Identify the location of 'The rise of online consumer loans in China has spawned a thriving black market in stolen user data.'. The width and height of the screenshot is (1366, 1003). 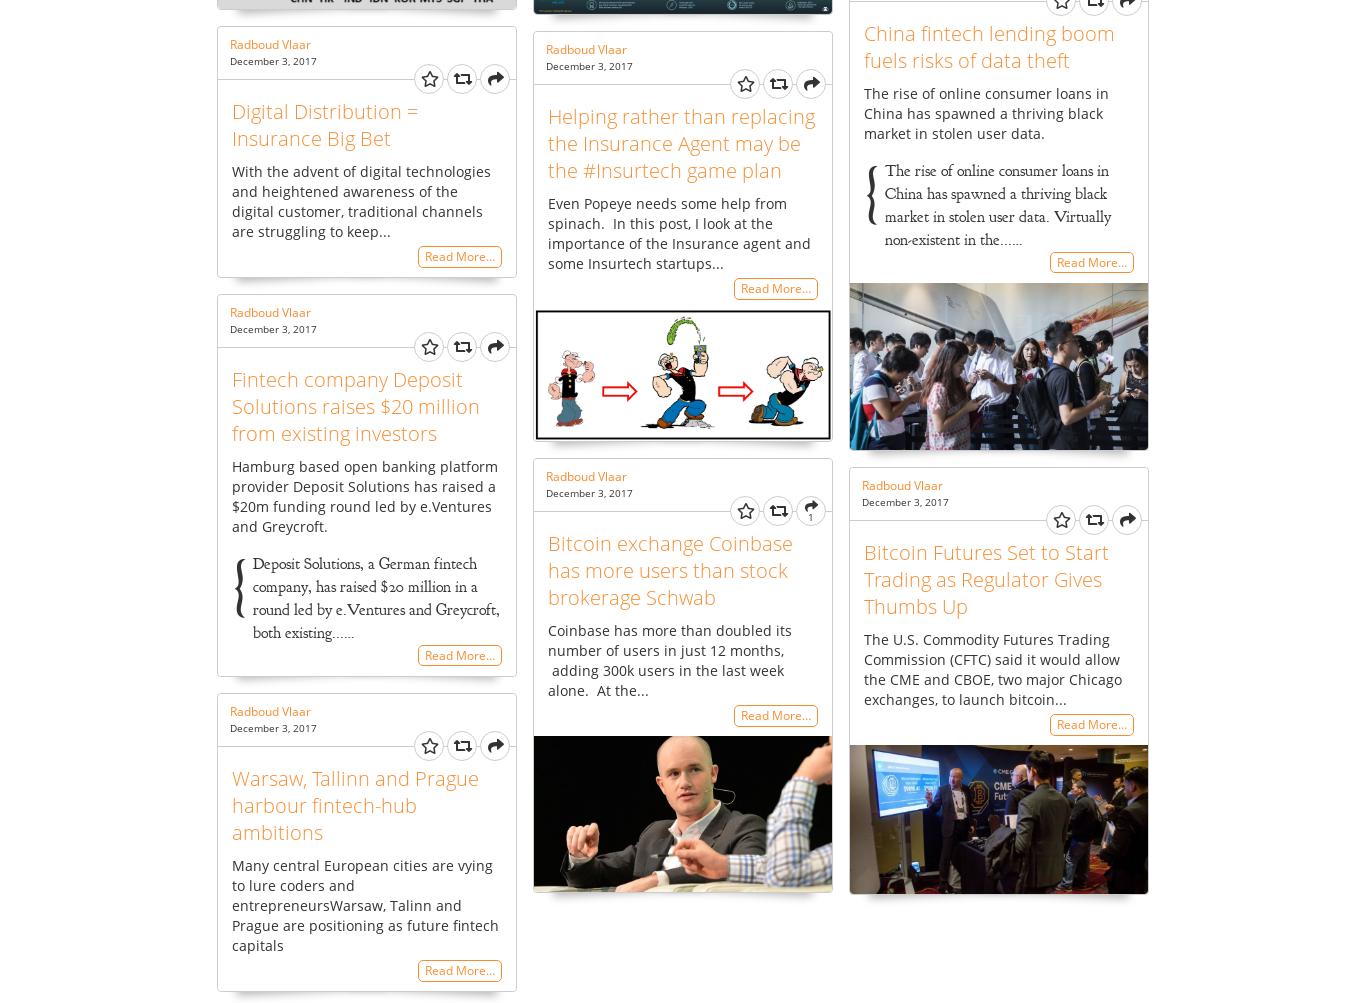
(986, 111).